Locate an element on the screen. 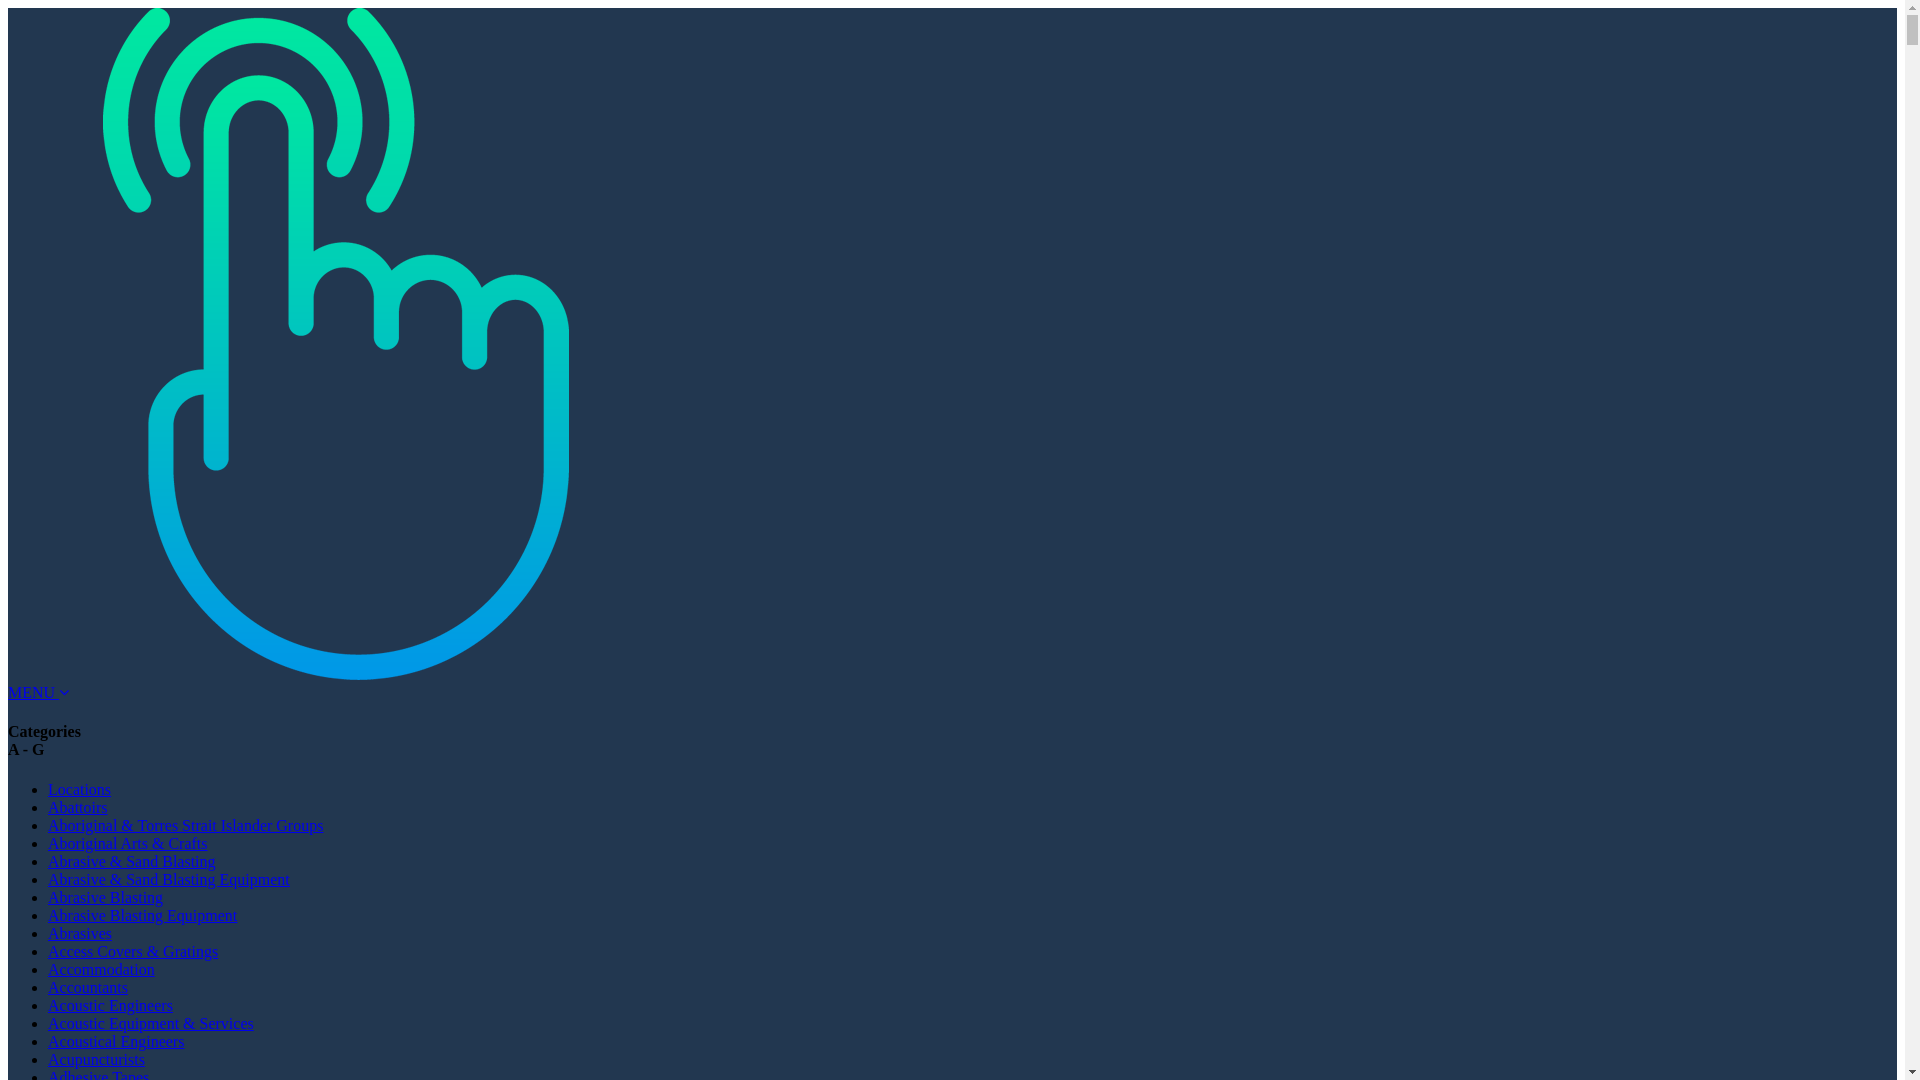 This screenshot has height=1080, width=1920. 'Access Covers & Gratings' is located at coordinates (48, 950).